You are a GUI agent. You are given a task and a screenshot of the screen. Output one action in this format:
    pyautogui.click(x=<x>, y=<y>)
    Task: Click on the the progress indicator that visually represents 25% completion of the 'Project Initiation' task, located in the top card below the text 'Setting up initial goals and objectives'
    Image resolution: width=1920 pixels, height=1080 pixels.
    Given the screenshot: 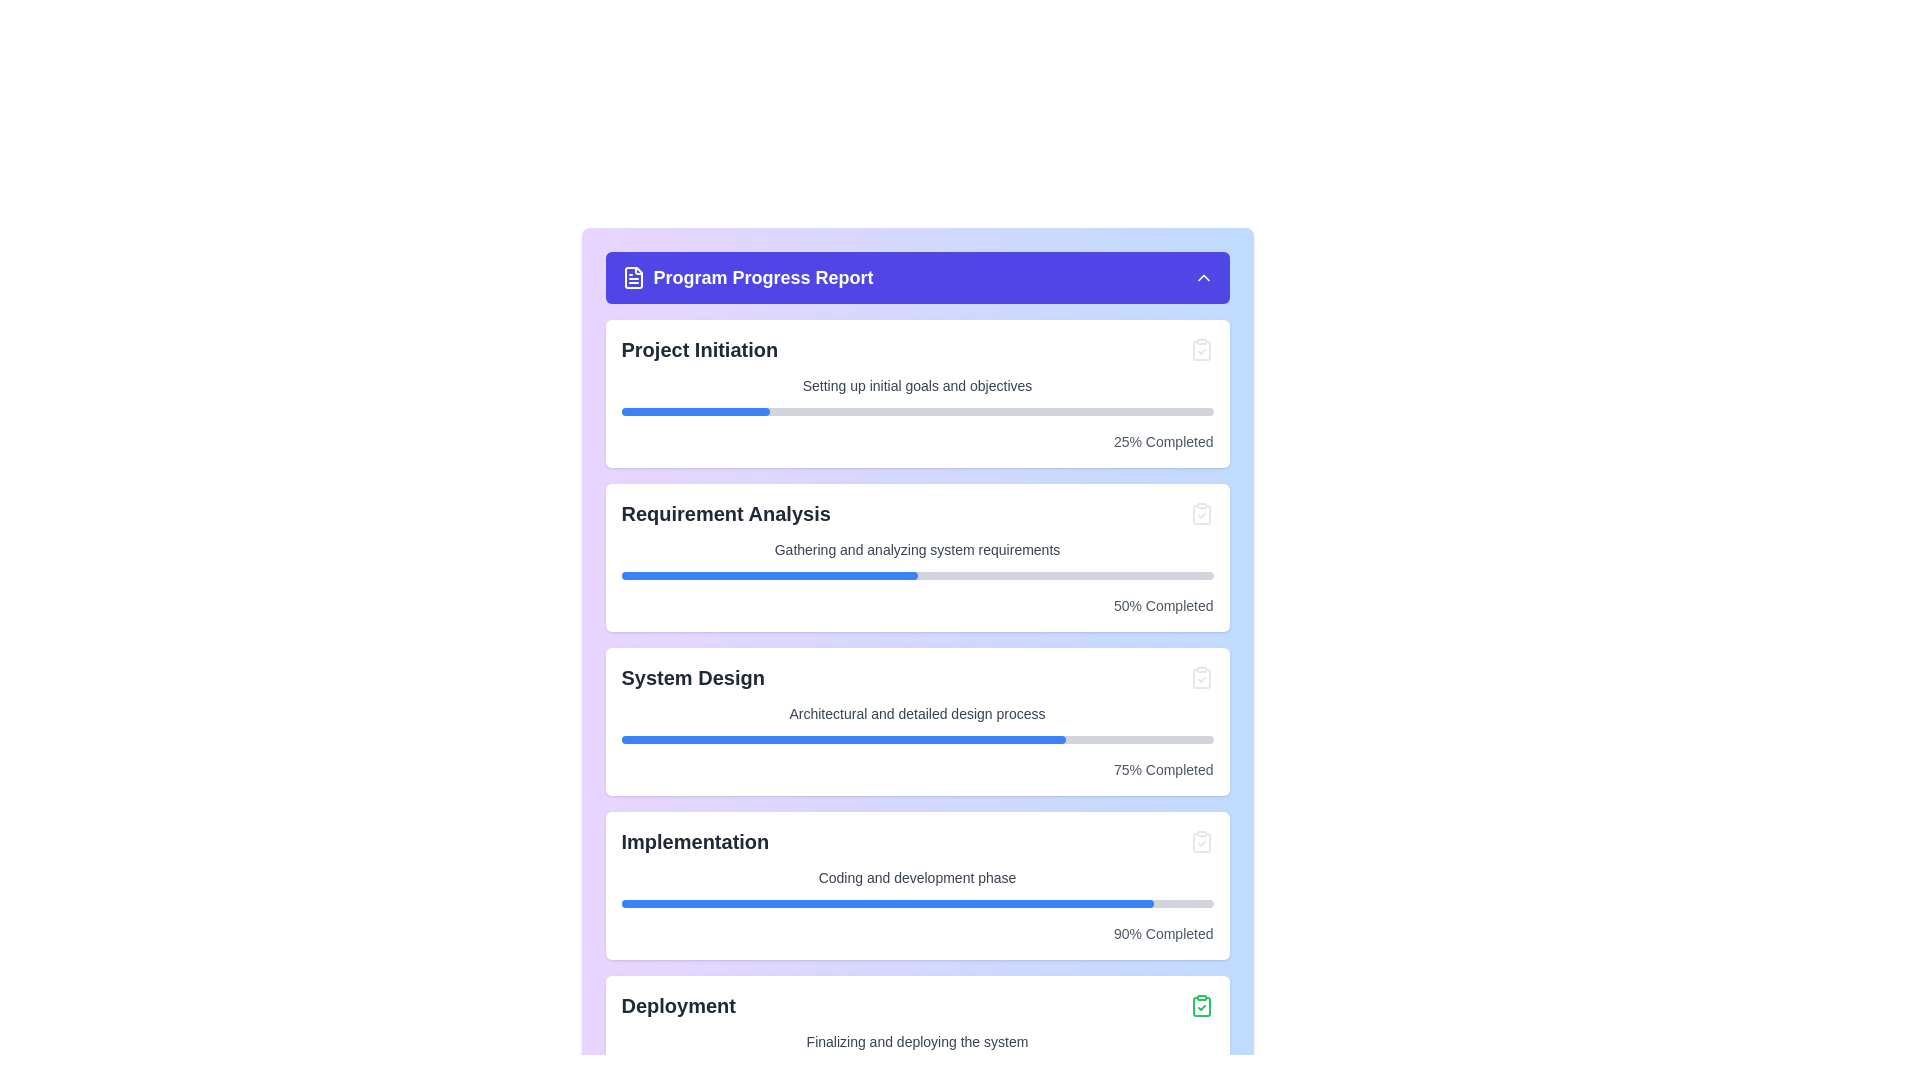 What is the action you would take?
    pyautogui.click(x=695, y=411)
    